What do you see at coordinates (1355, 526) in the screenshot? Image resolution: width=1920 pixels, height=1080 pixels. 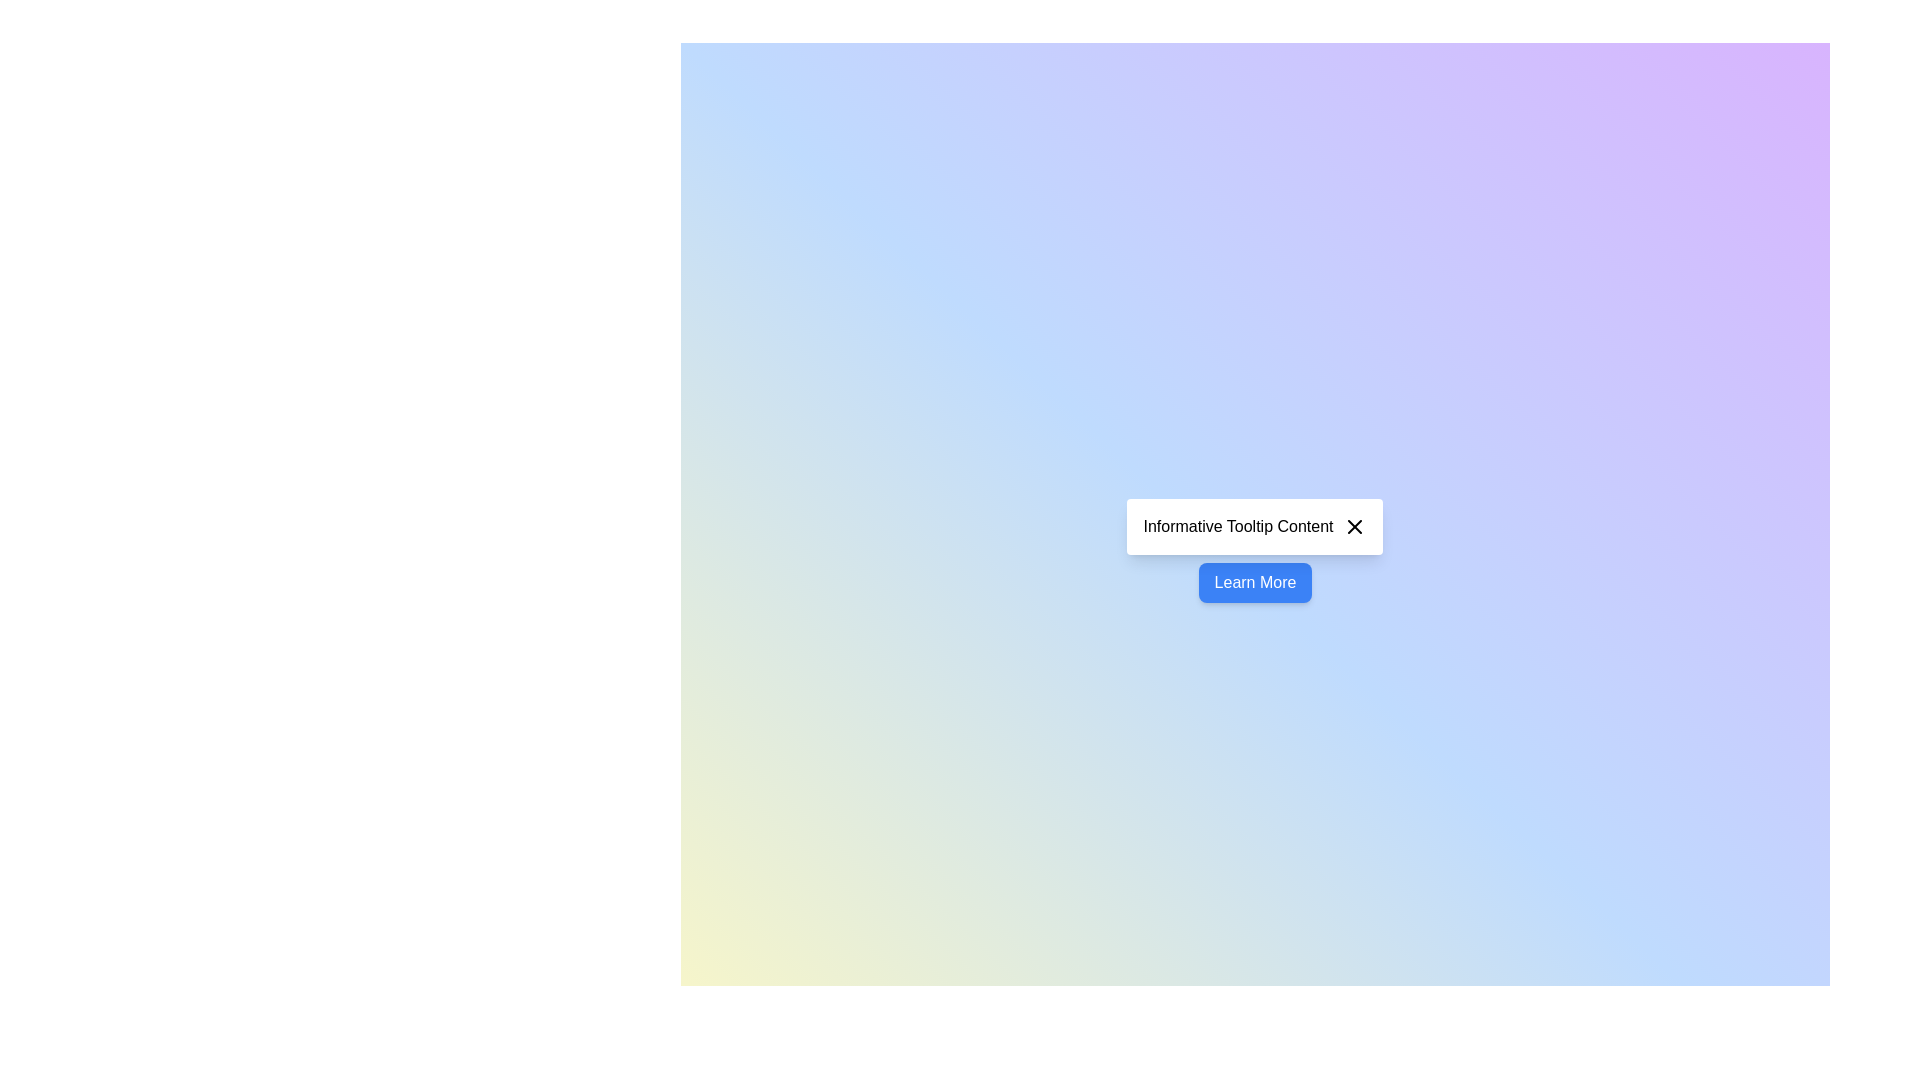 I see `the Close Button icon represented by a diagonal cross 'X' shape within an SVG component, located in the top right corner of the tooltip box adjacent to the label 'Informative Tooltip Content'` at bounding box center [1355, 526].